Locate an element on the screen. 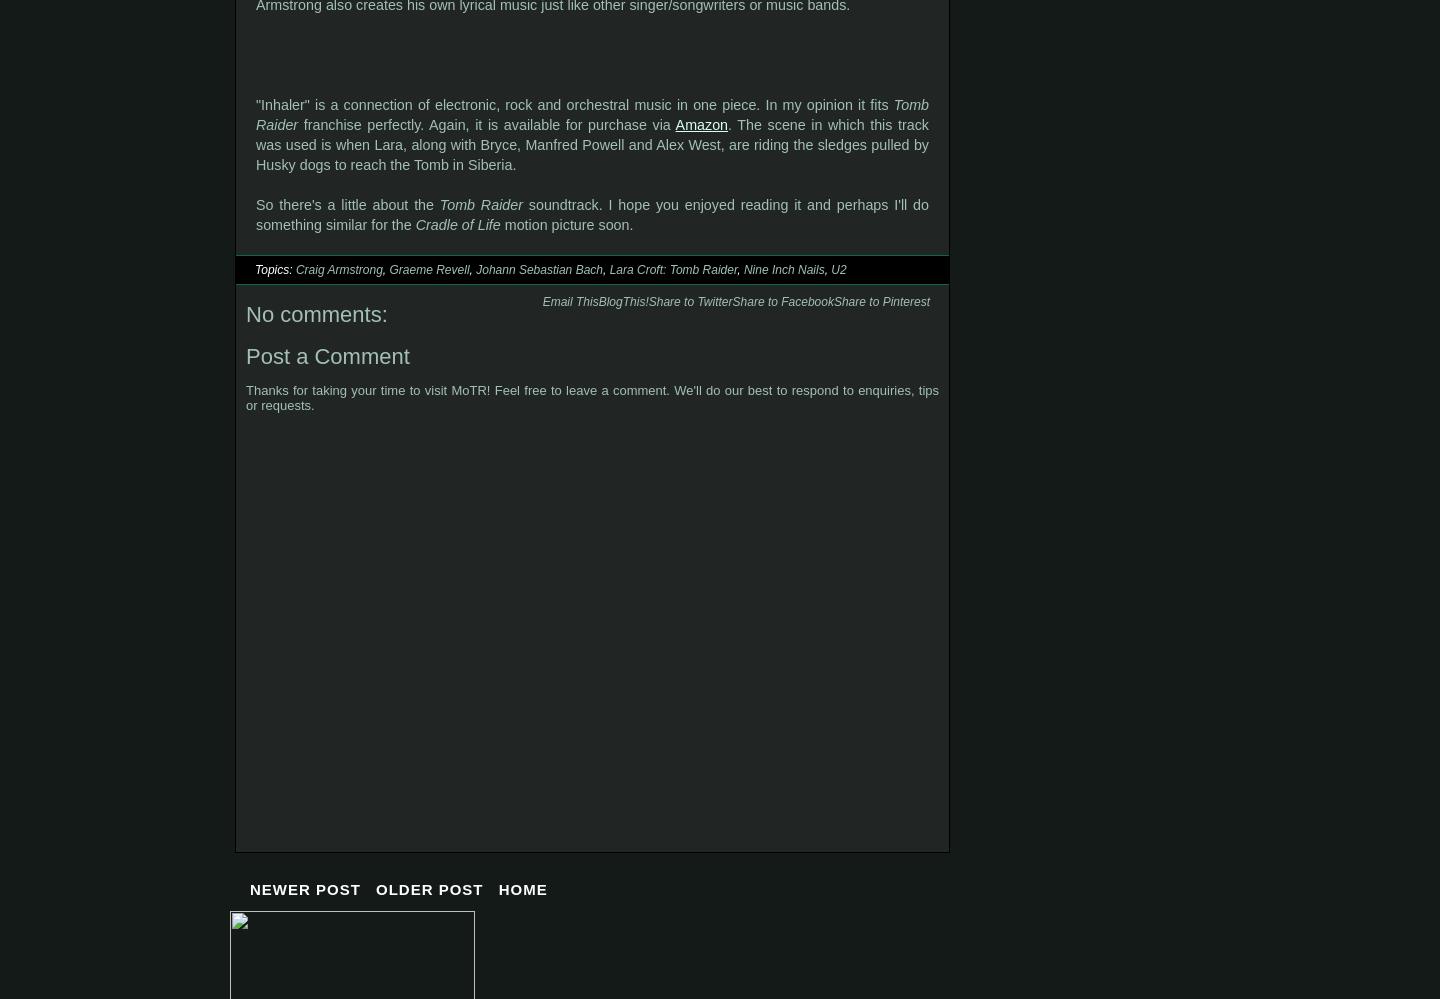 The width and height of the screenshot is (1440, 999). 'Johann Sebastian Bach' is located at coordinates (537, 270).